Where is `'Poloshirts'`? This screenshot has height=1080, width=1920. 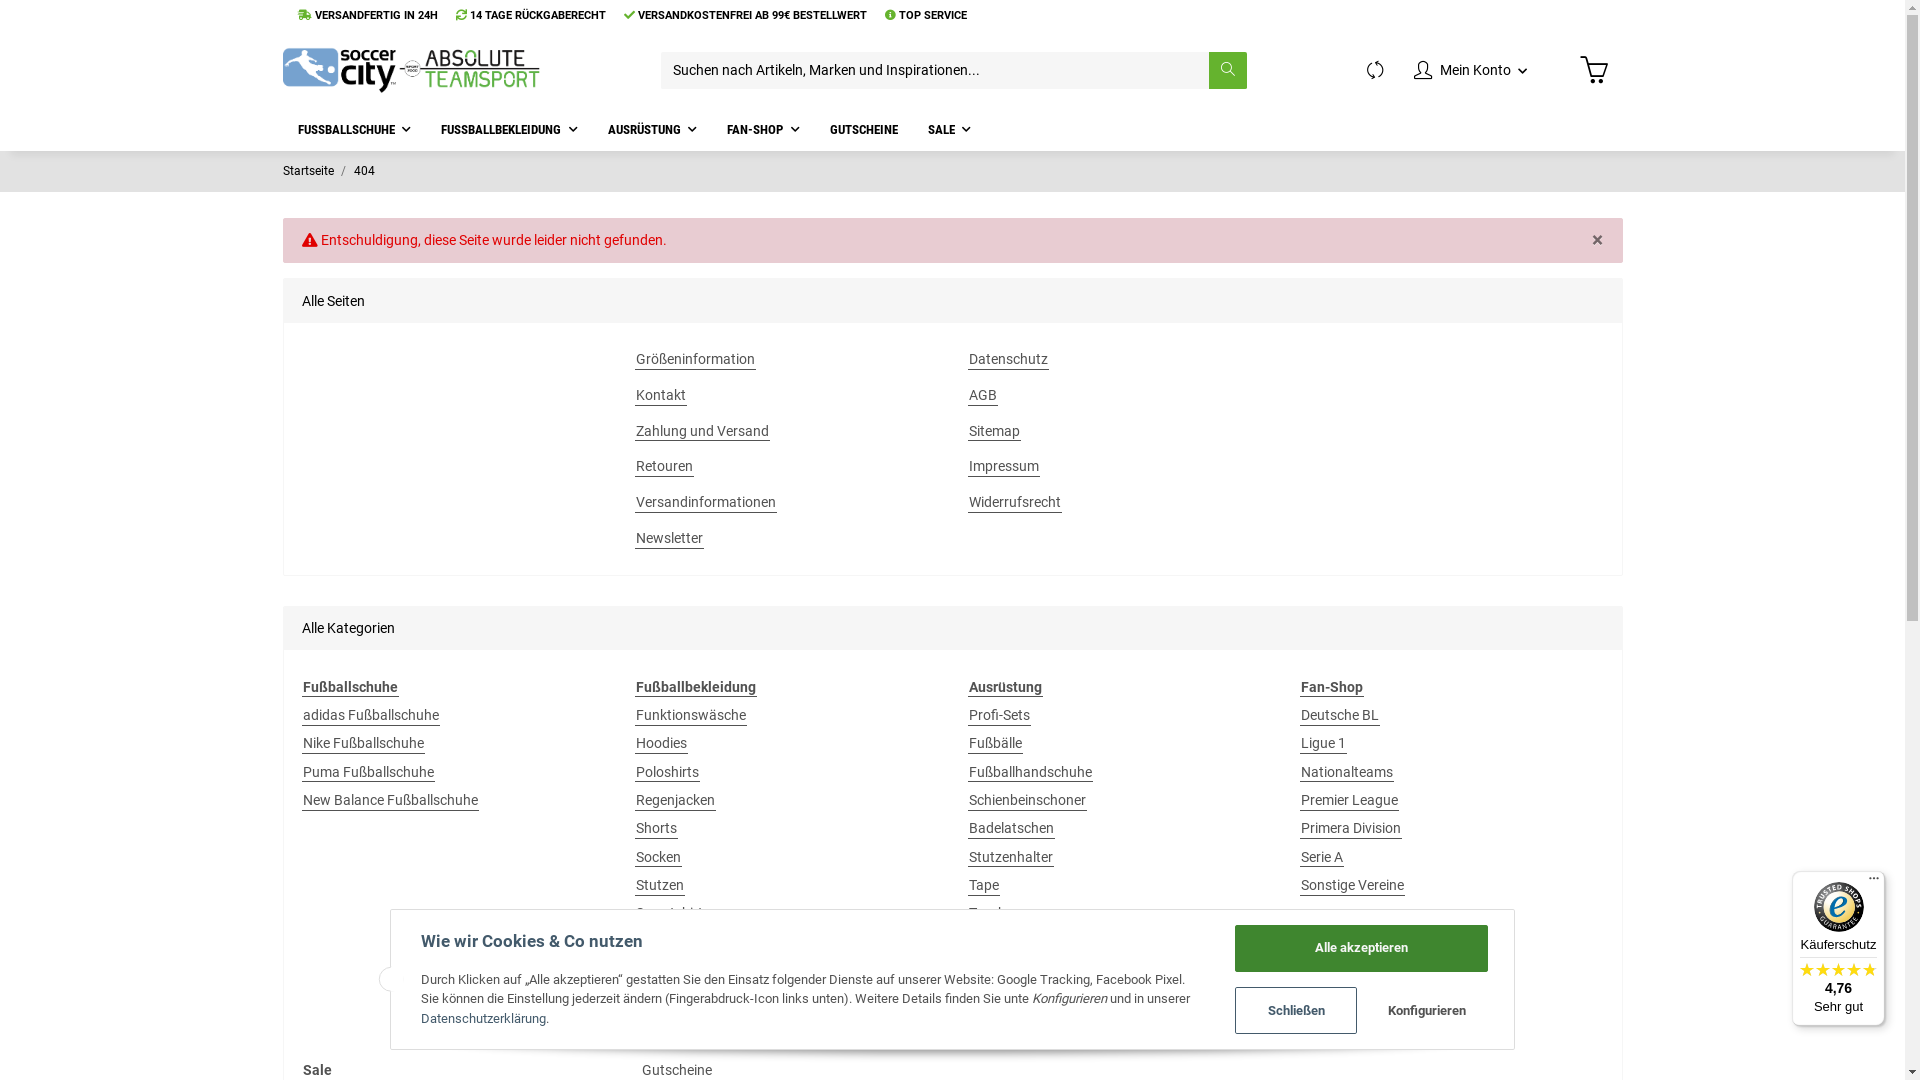
'Poloshirts' is located at coordinates (667, 771).